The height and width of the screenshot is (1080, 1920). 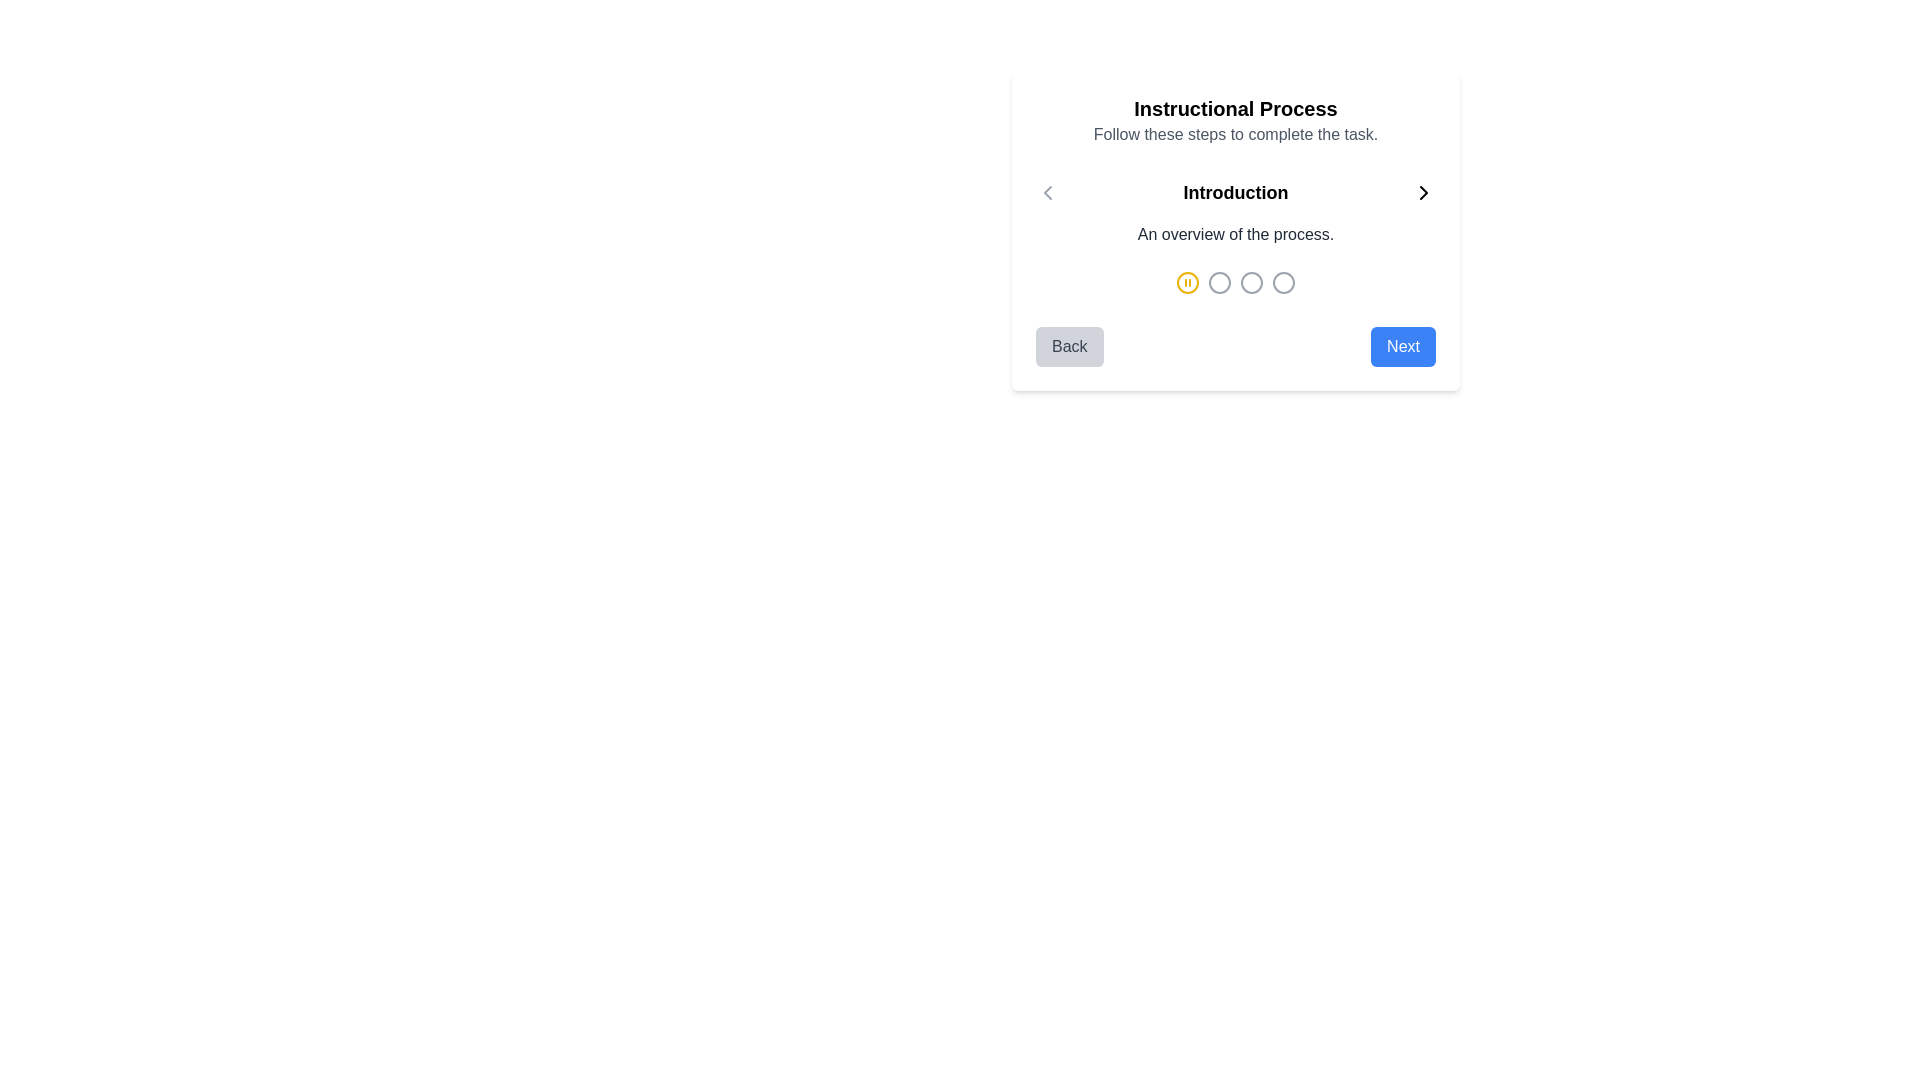 I want to click on the third circular icon in the horizontal sequence of five icons representing the current step in the 'Instructional Process' section, so click(x=1251, y=282).